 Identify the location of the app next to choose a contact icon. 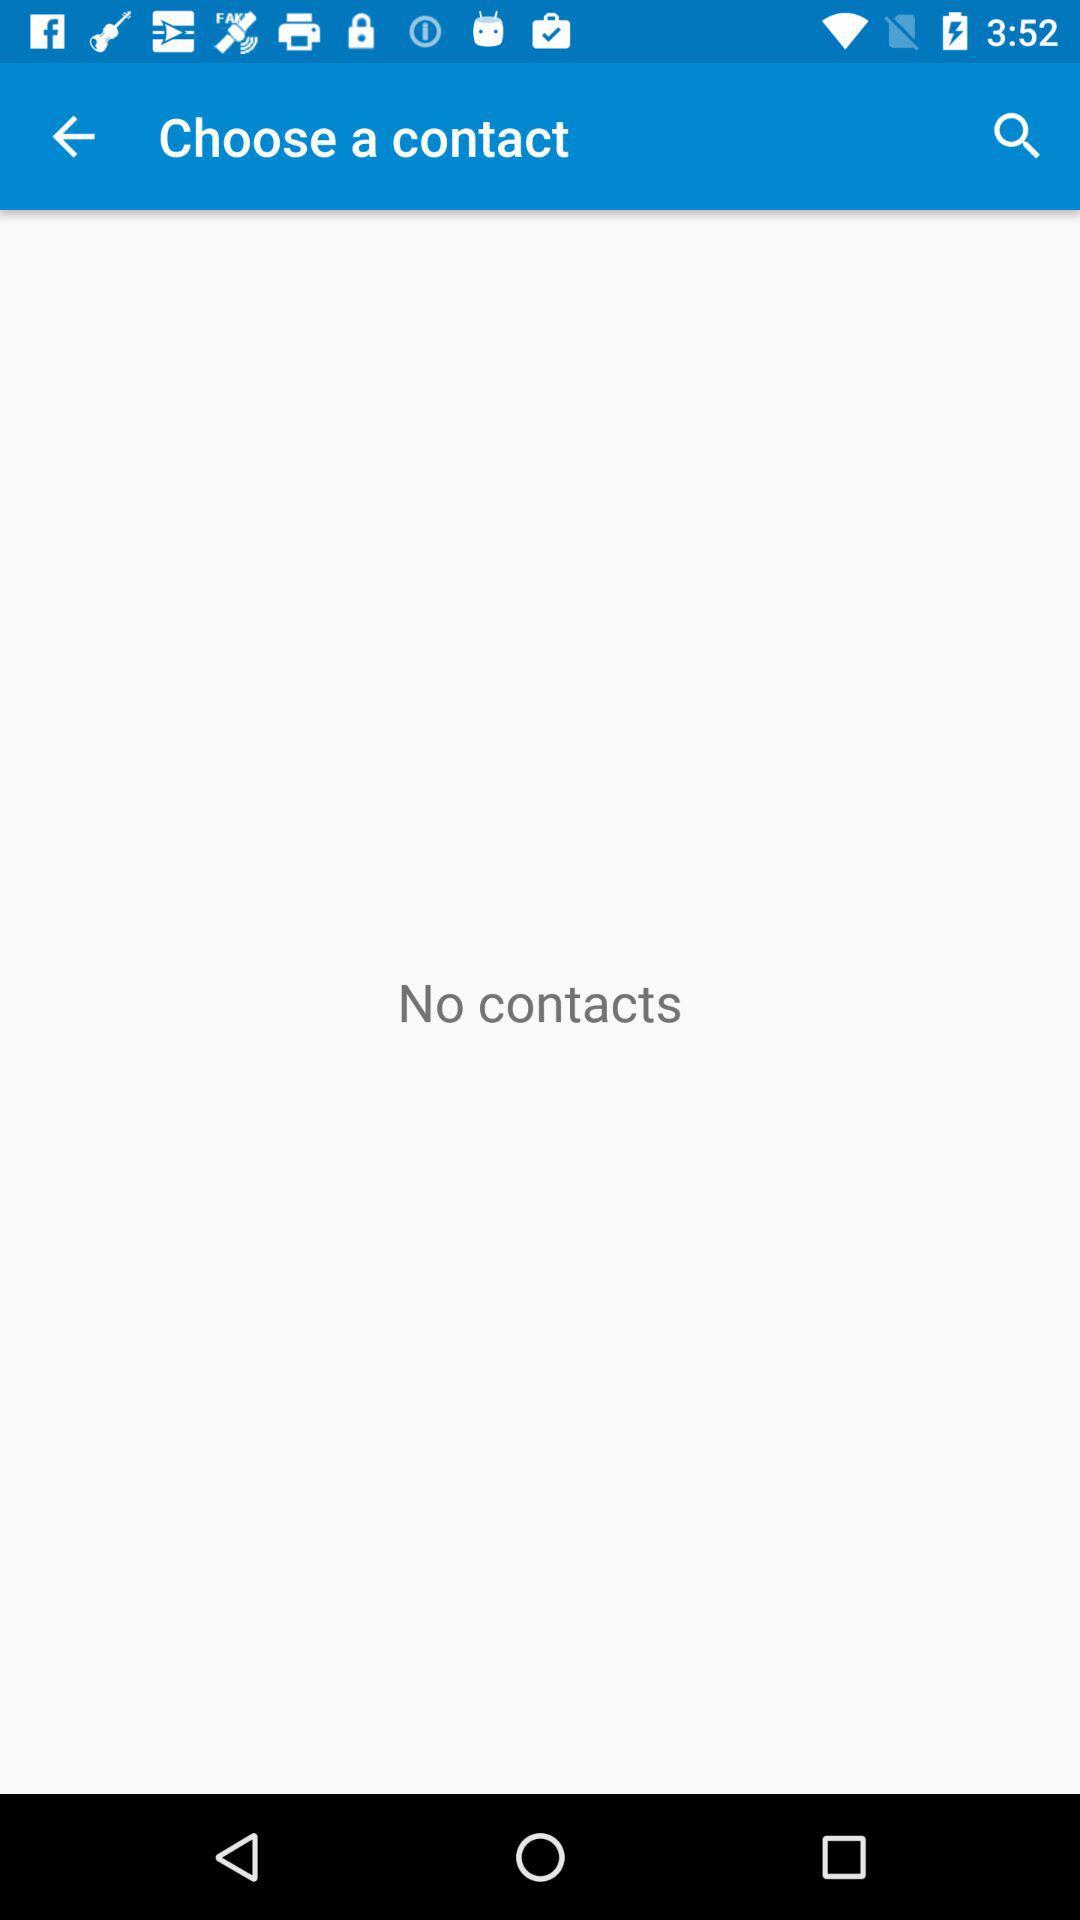
(1017, 135).